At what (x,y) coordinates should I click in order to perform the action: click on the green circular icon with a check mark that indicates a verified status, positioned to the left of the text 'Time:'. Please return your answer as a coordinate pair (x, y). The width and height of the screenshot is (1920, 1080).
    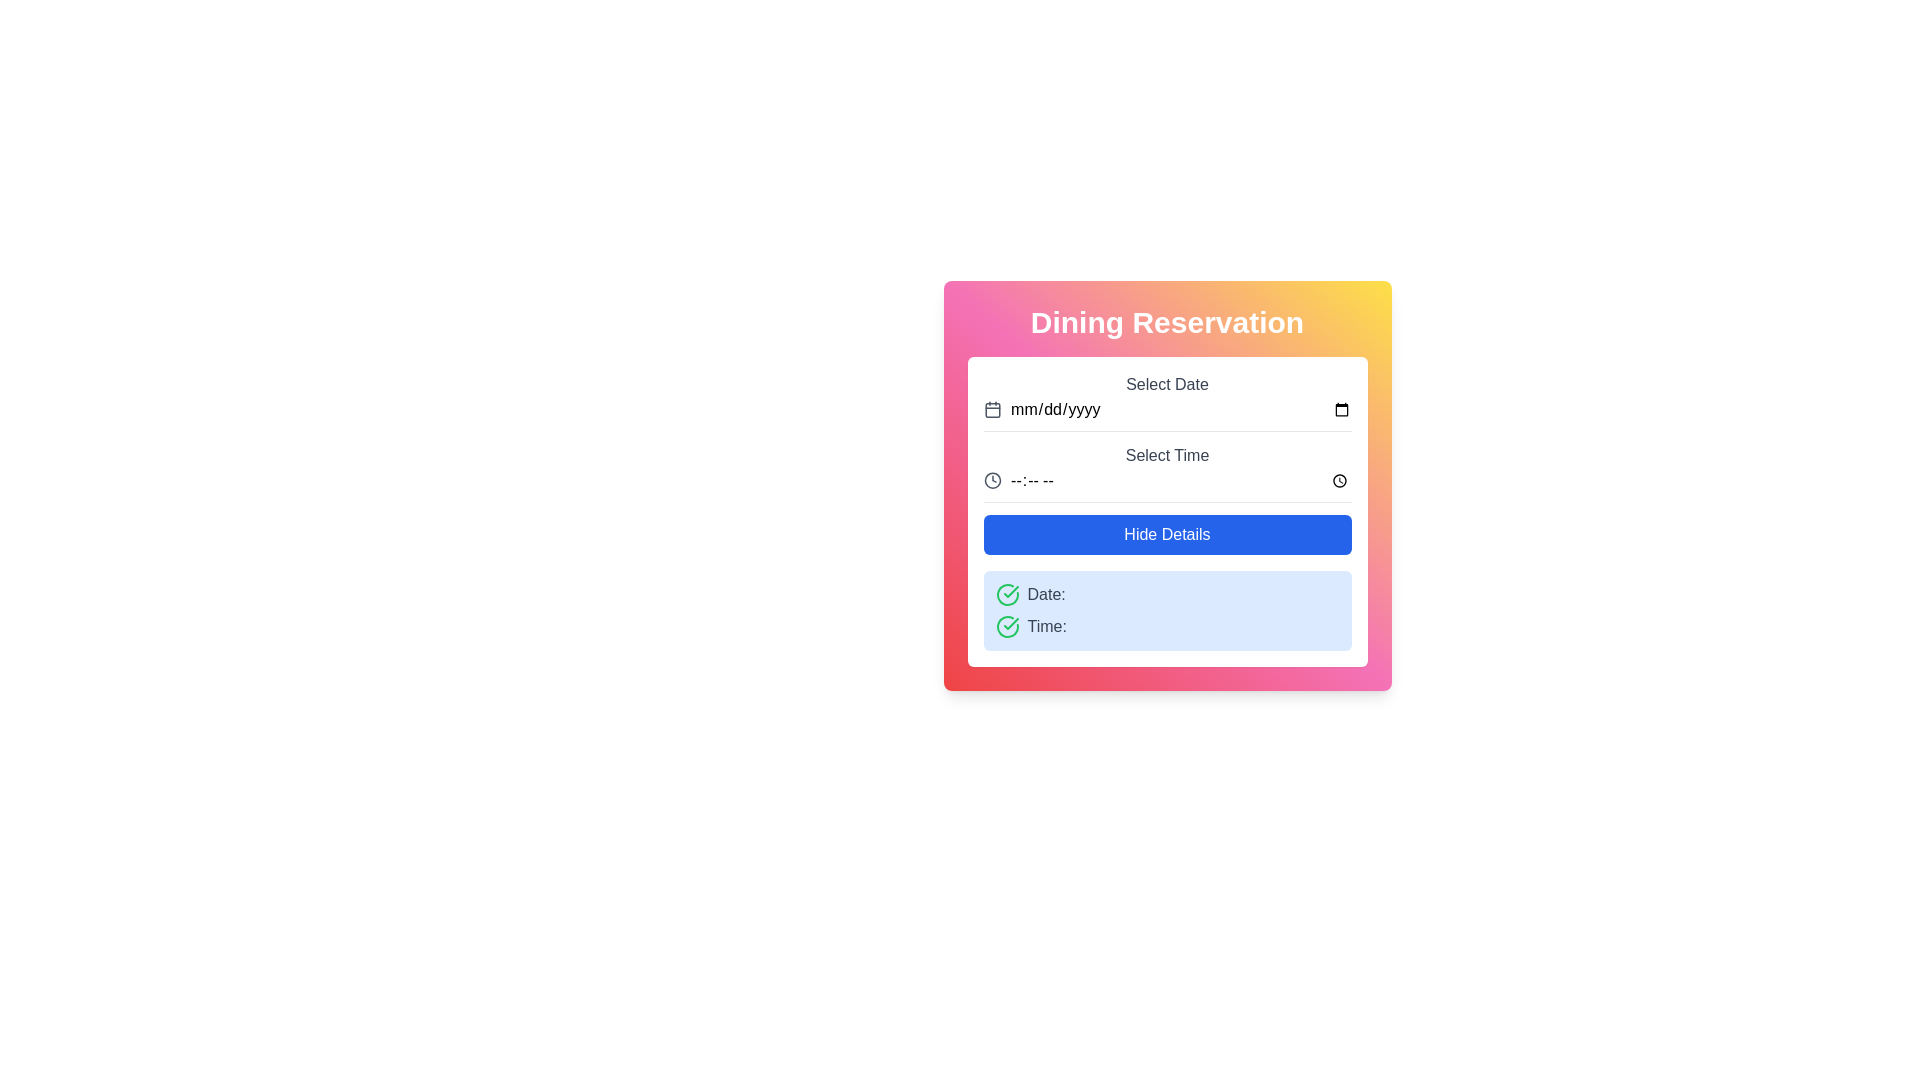
    Looking at the image, I should click on (1007, 626).